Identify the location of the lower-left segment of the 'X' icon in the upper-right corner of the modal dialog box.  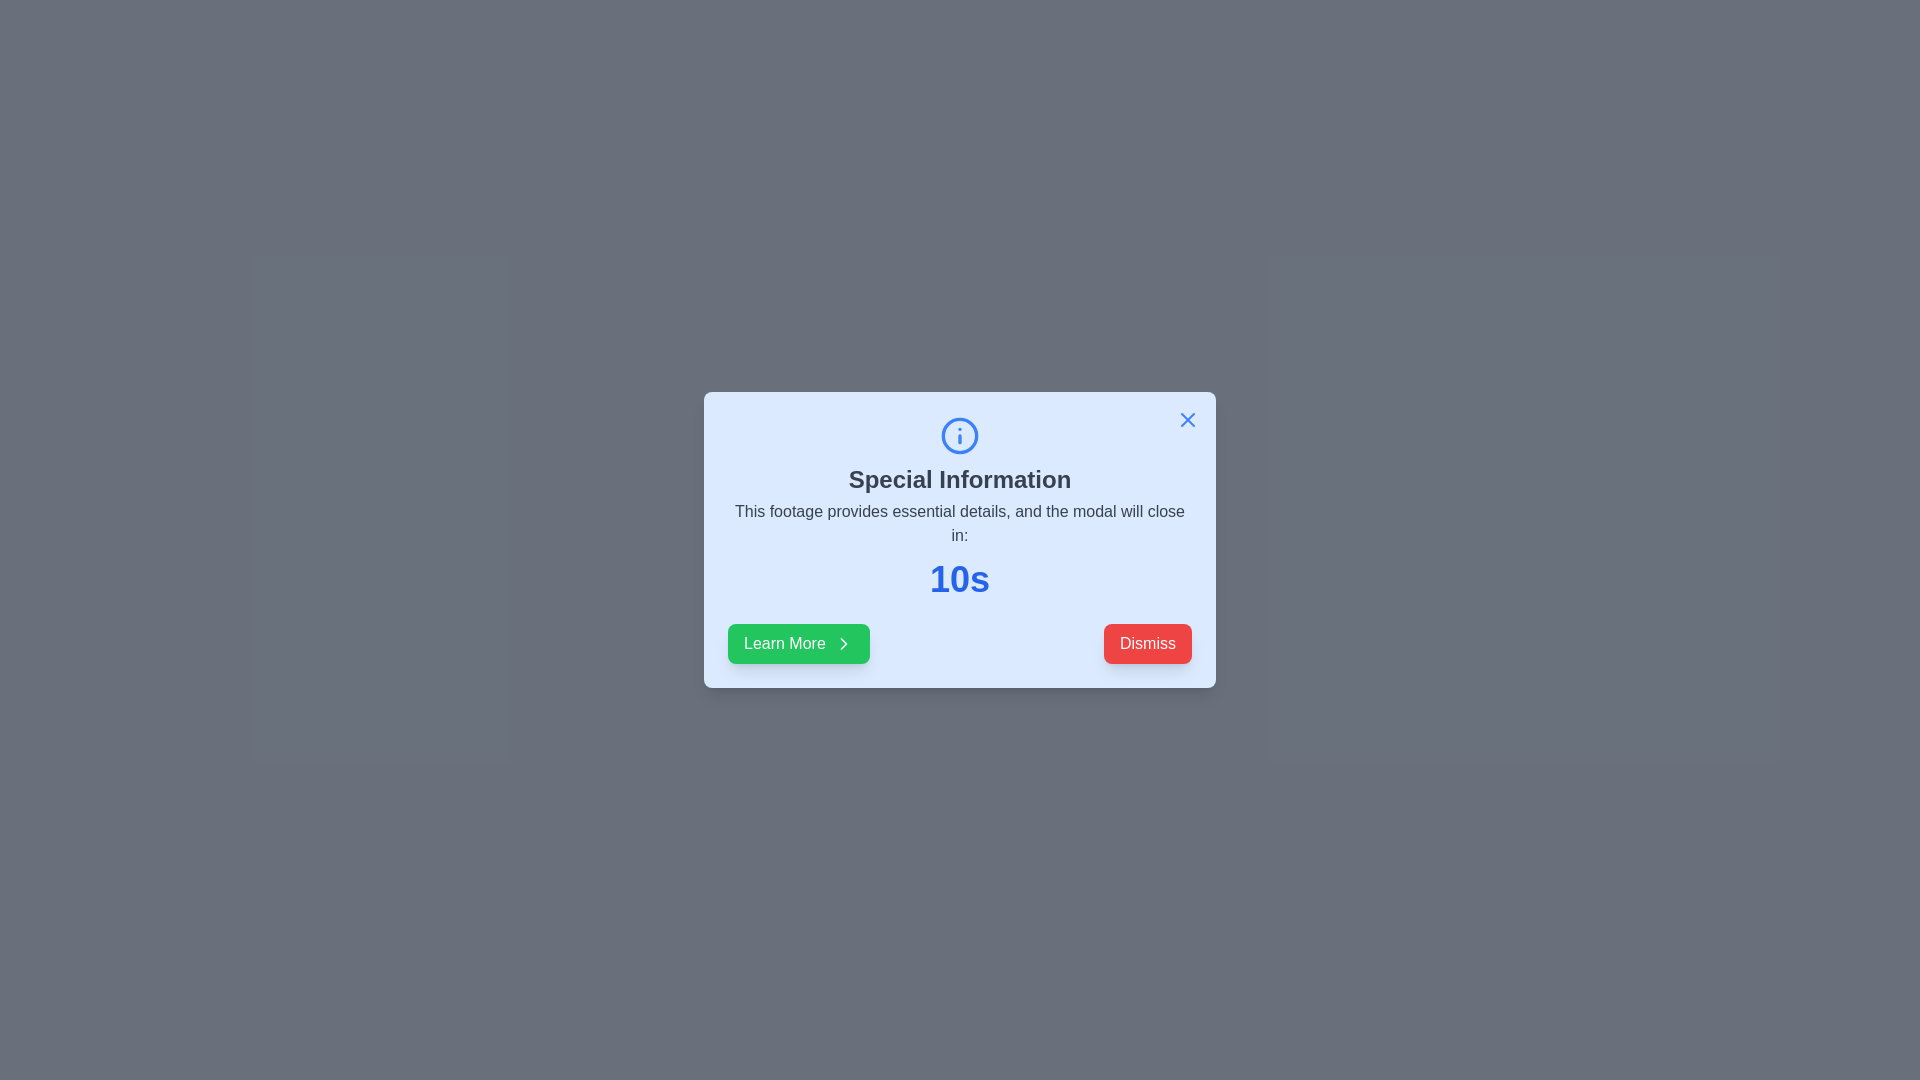
(1188, 419).